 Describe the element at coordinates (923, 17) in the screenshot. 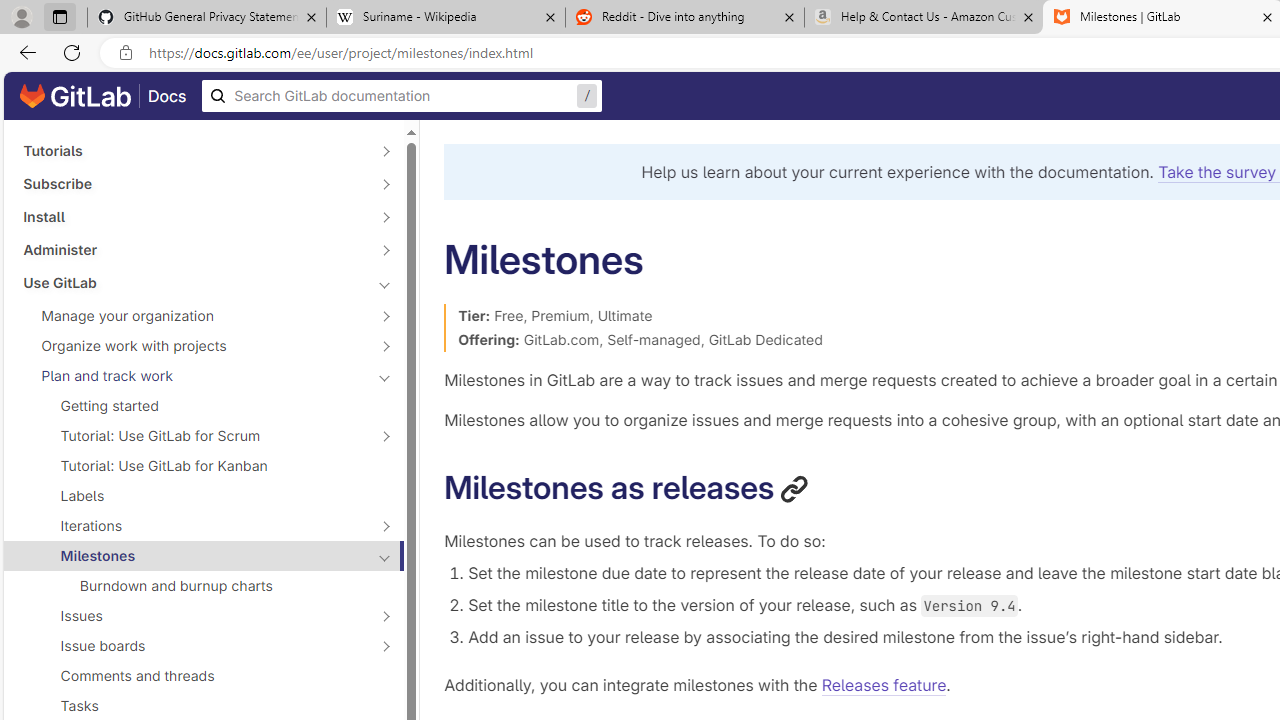

I see `'Help & Contact Us - Amazon Customer Service - Sleeping'` at that location.